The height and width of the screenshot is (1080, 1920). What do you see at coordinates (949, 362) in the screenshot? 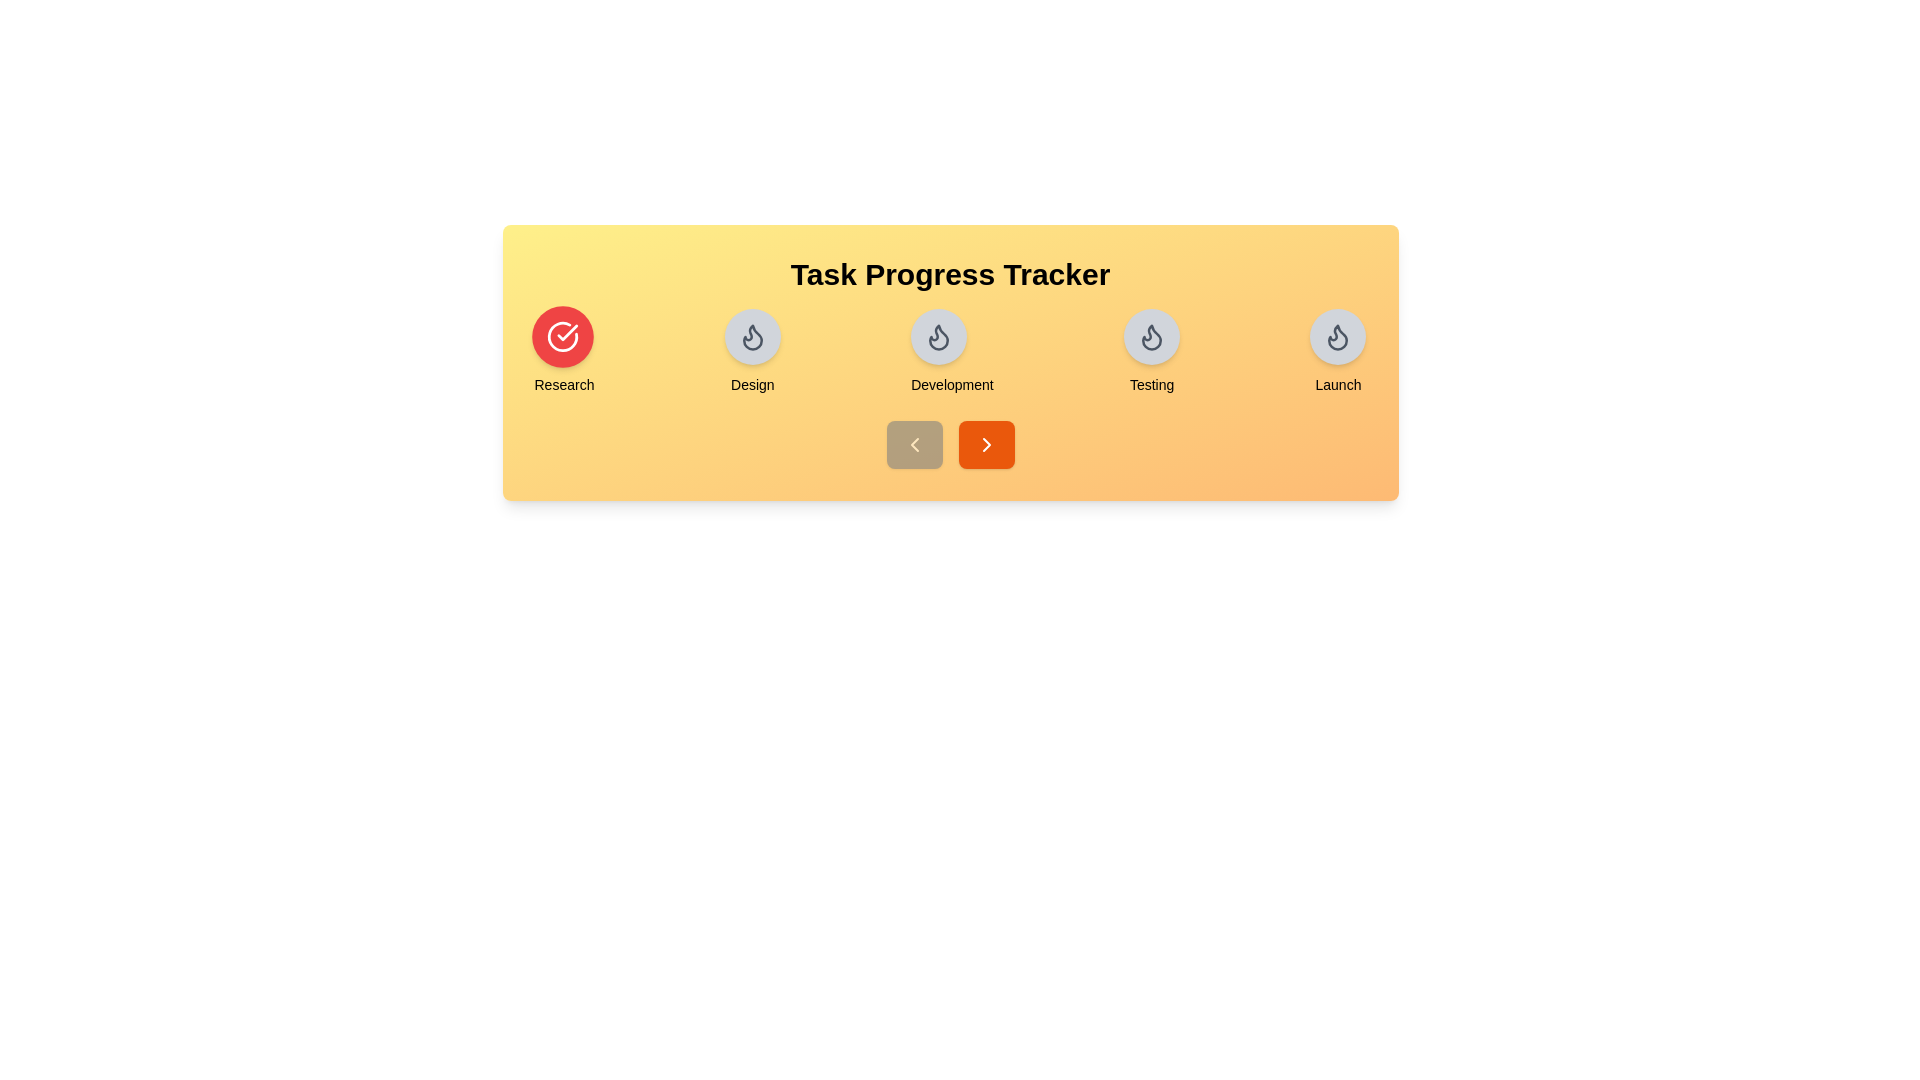
I see `the 'Development' phase icon in the project timeline` at bounding box center [949, 362].